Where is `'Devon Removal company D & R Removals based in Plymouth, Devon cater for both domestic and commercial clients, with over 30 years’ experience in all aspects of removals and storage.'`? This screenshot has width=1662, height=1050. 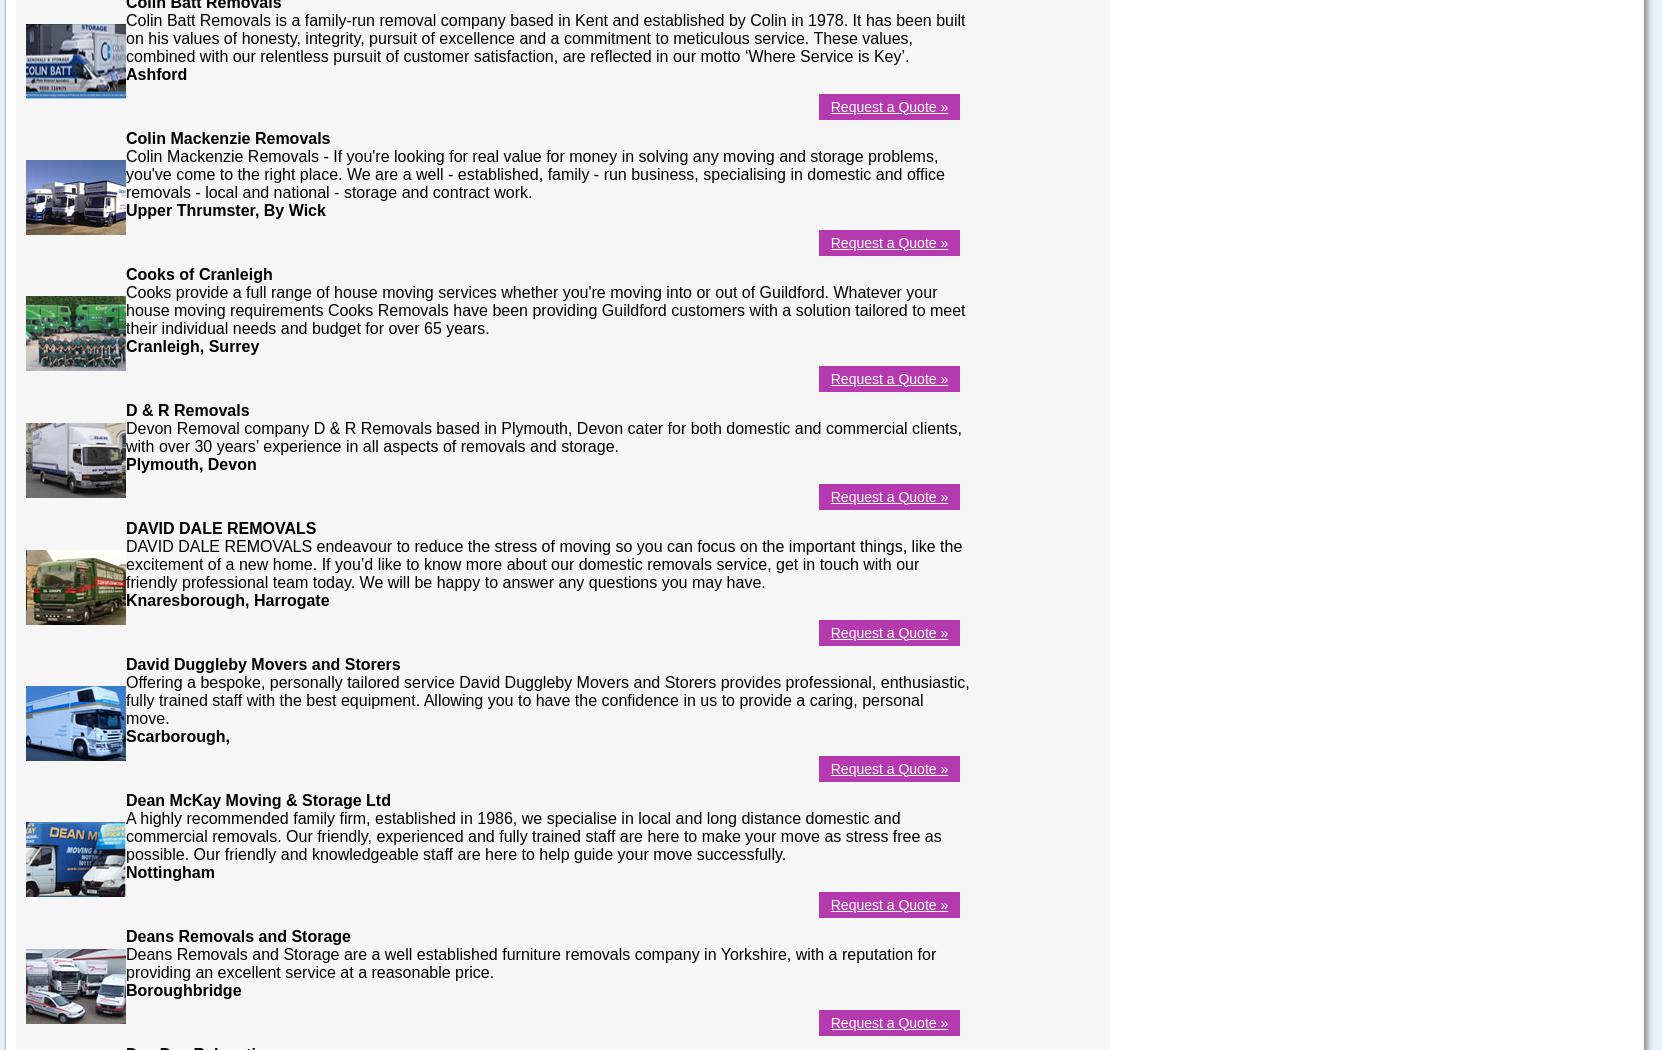
'Devon Removal company D & R Removals based in Plymouth, Devon cater for both domestic and commercial clients, with over 30 years’ experience in all aspects of removals and storage.' is located at coordinates (542, 435).